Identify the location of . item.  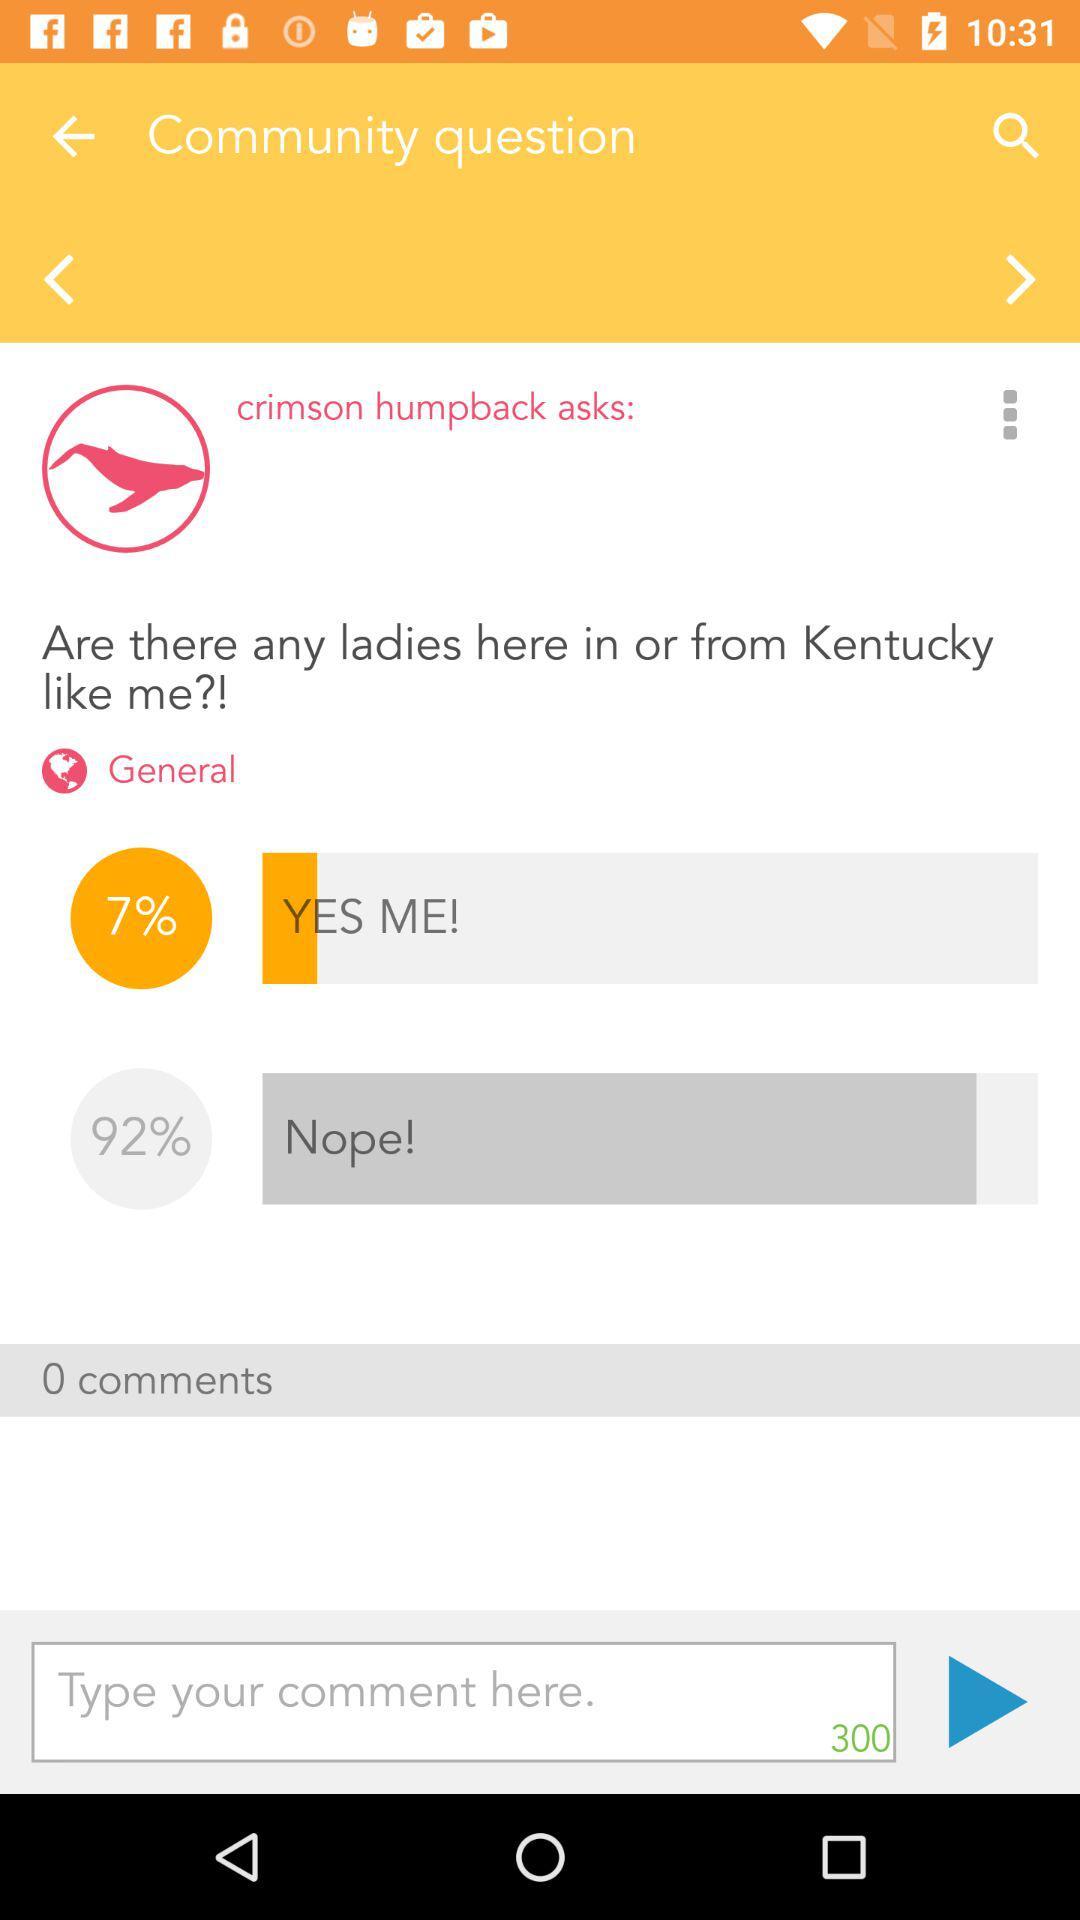
(987, 1701).